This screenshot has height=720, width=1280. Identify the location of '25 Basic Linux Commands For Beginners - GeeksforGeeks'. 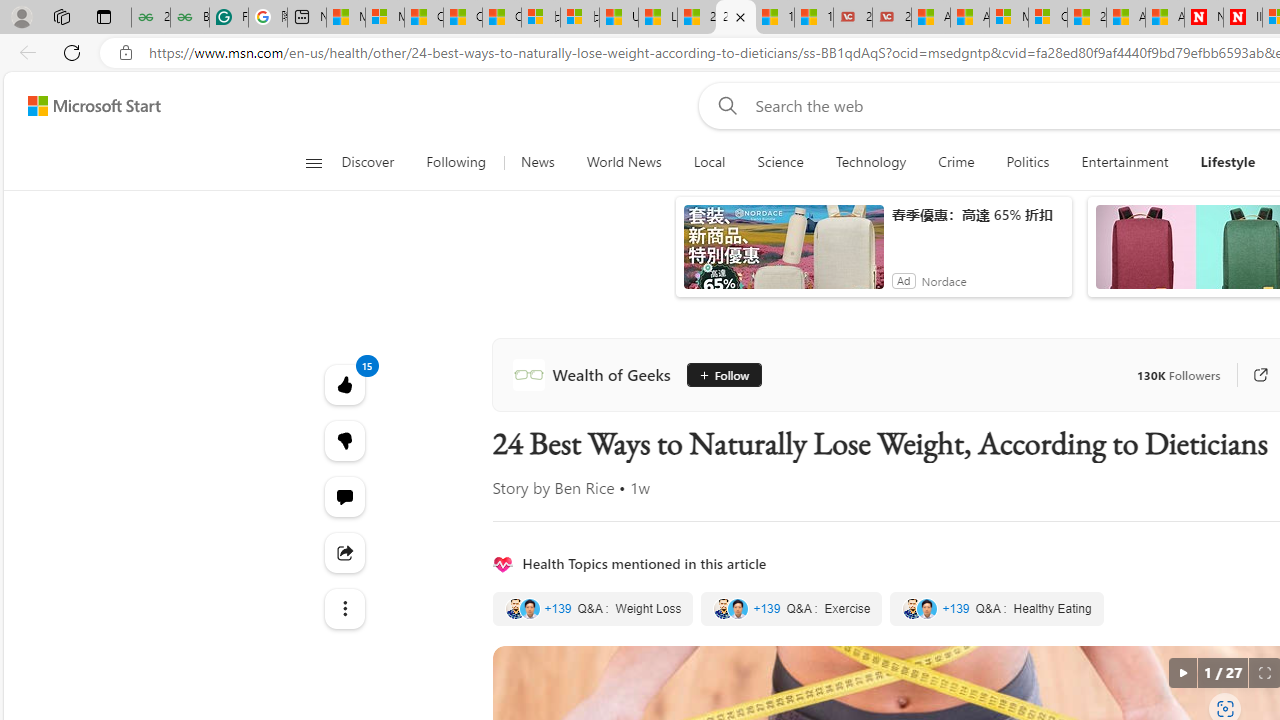
(150, 17).